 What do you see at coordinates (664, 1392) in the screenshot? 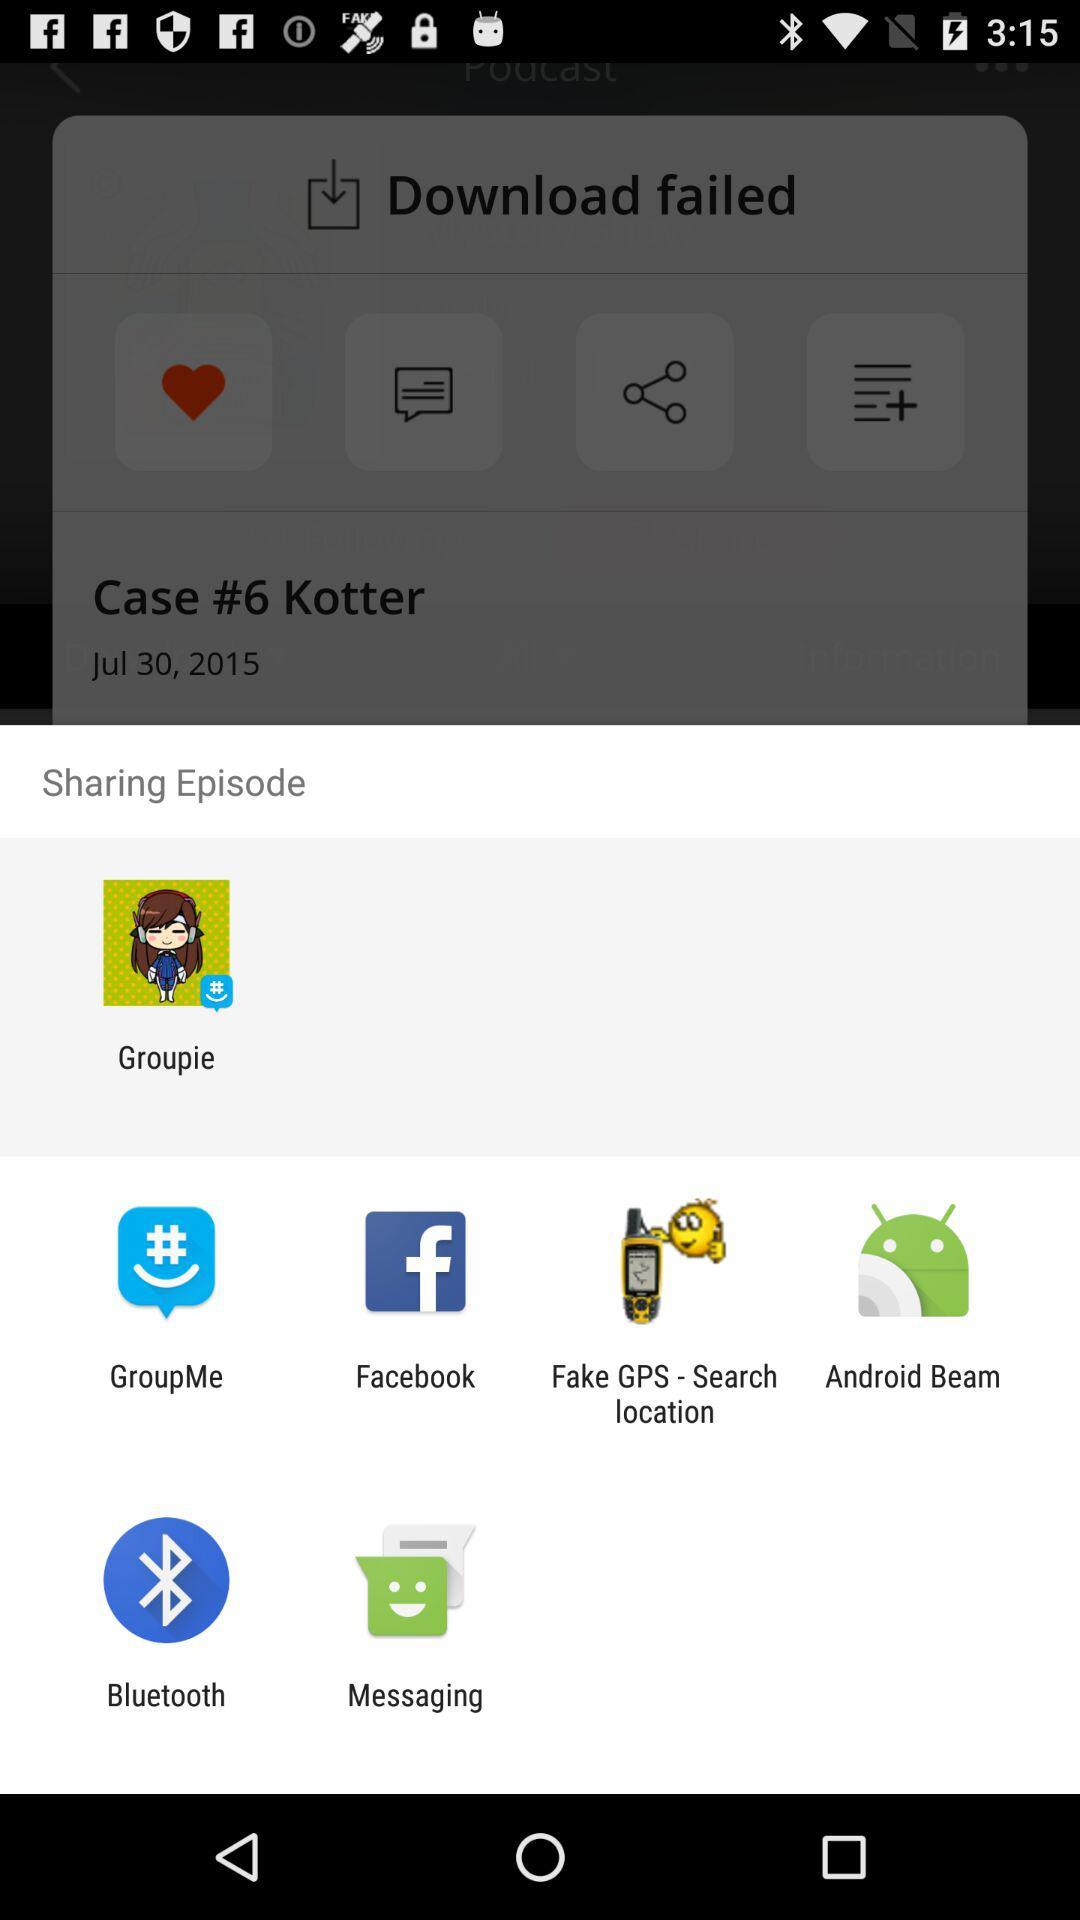
I see `icon to the left of android beam icon` at bounding box center [664, 1392].